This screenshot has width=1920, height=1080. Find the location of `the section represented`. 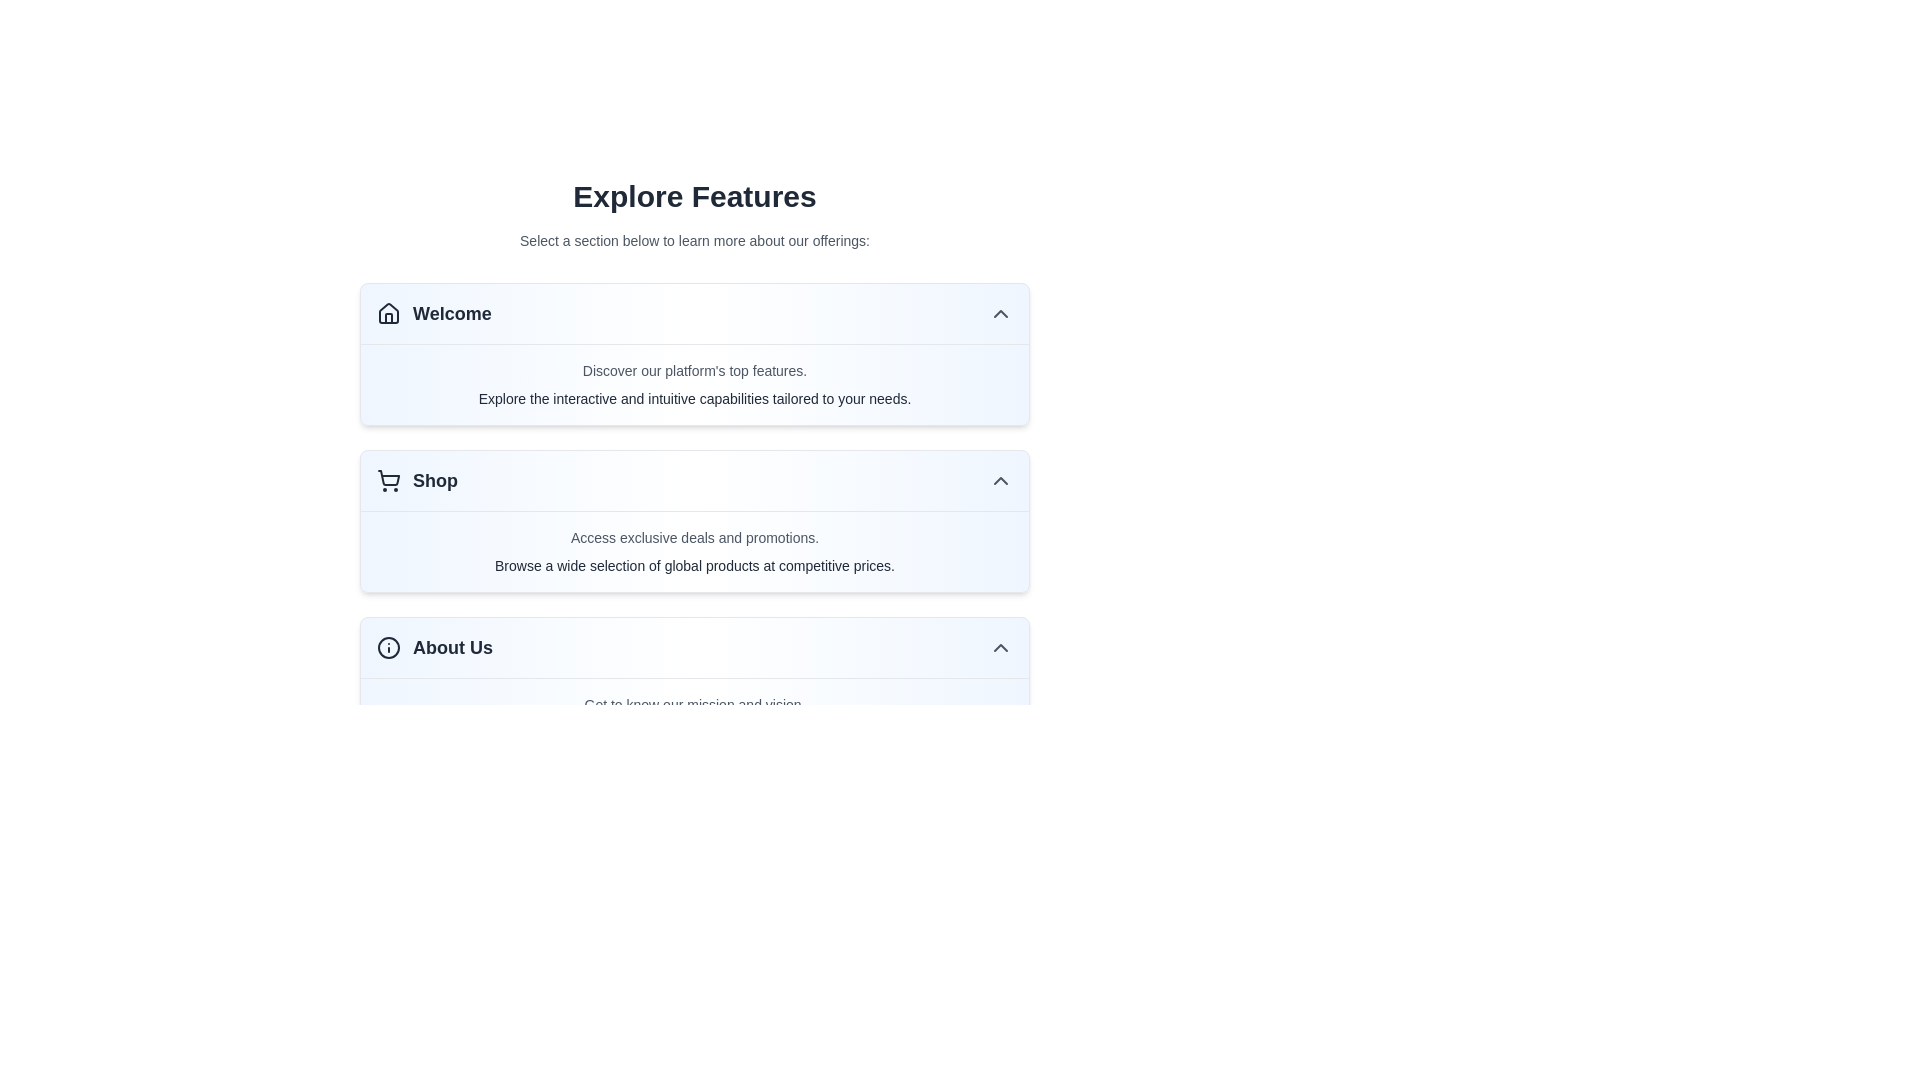

the section represented is located at coordinates (434, 648).